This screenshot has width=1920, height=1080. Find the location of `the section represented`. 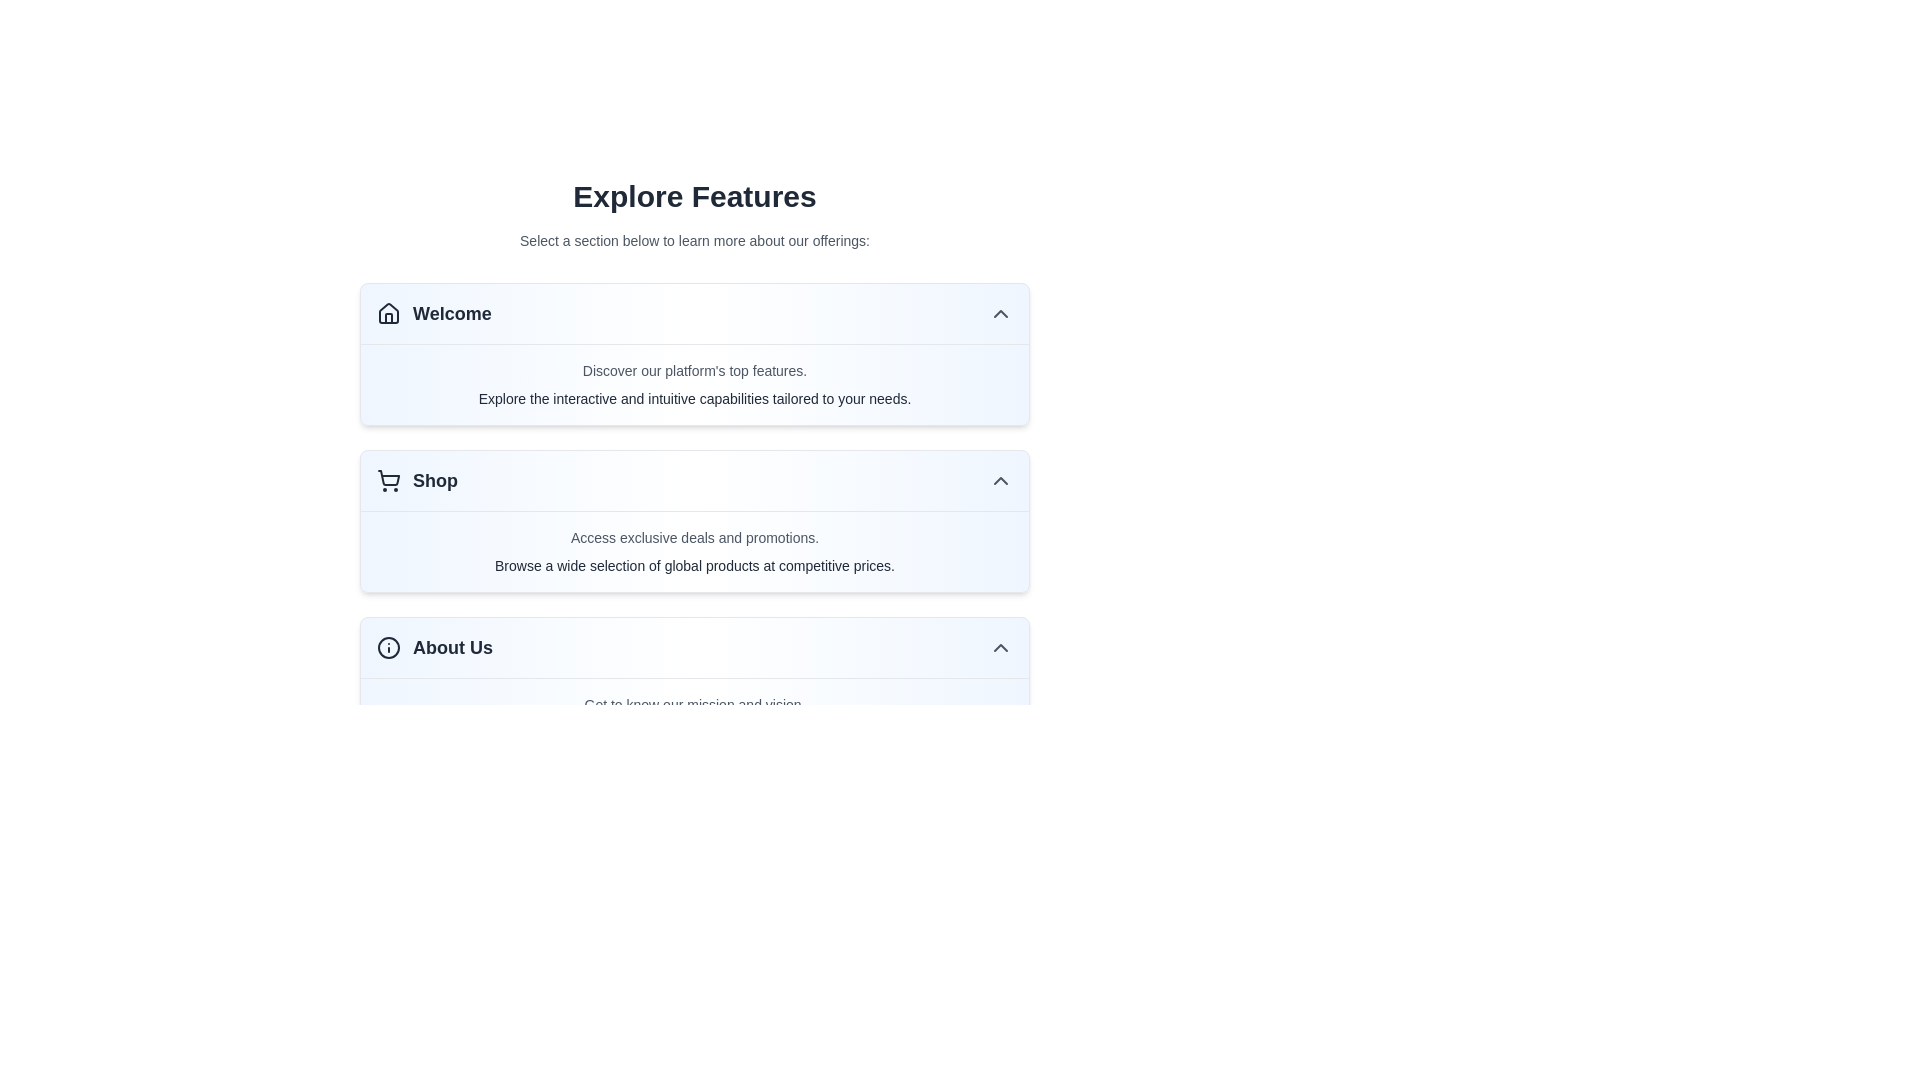

the section represented is located at coordinates (434, 648).